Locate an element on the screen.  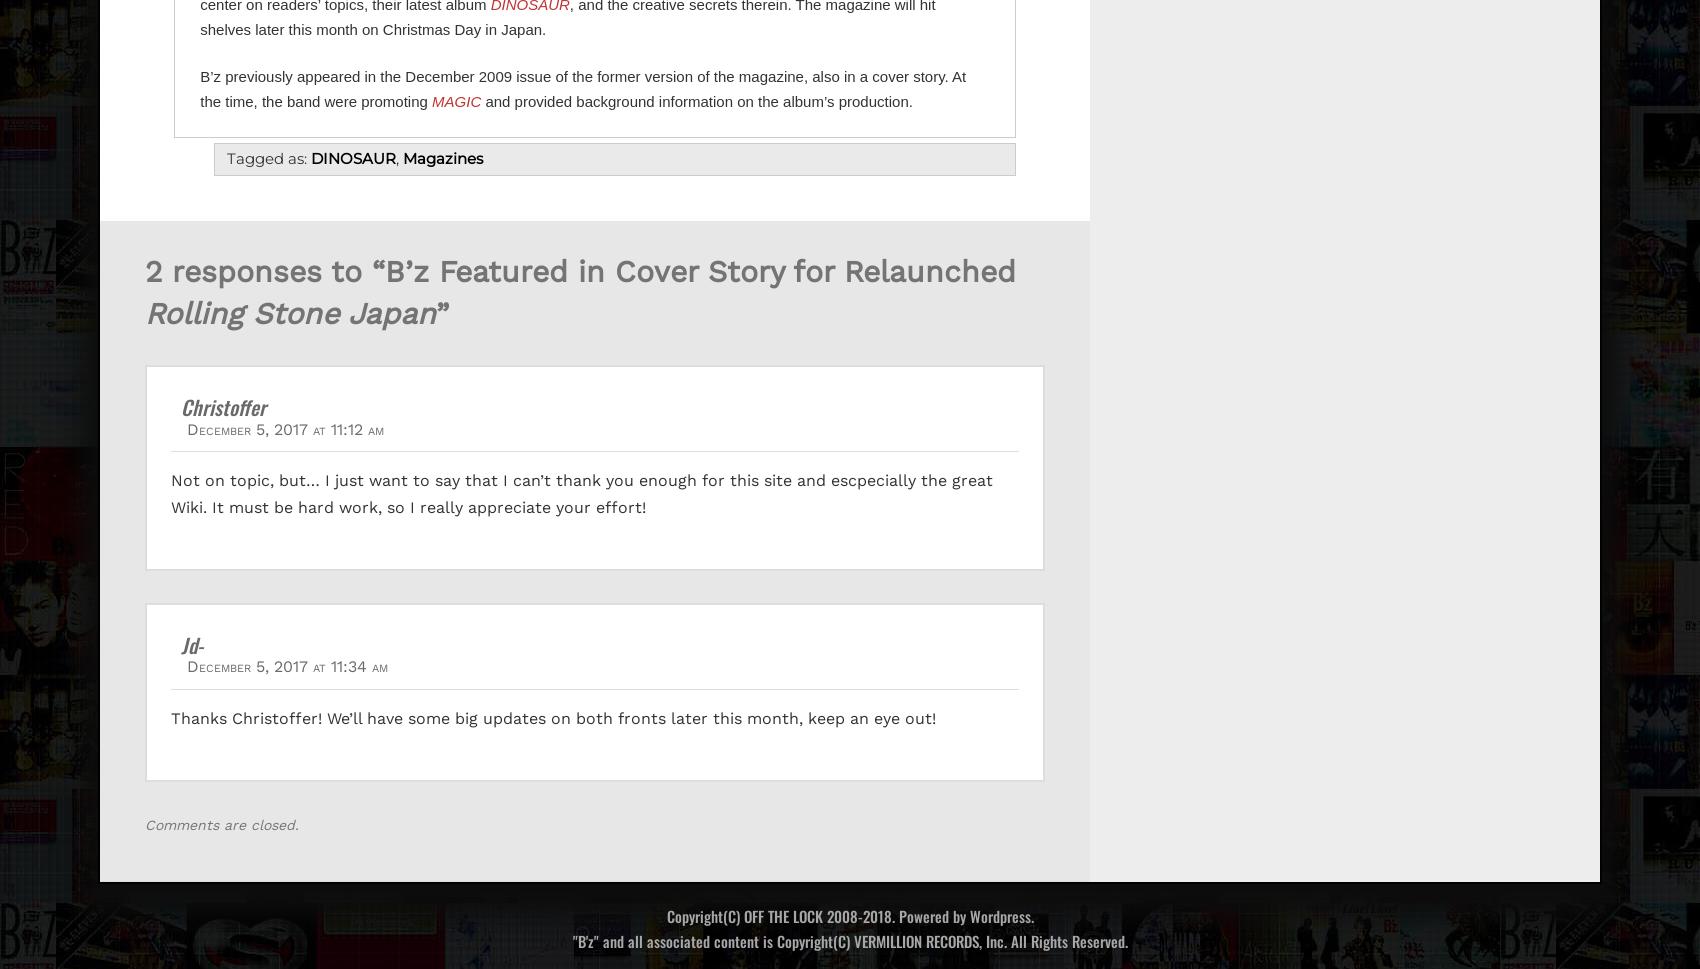
'Christoffer' is located at coordinates (180, 405).